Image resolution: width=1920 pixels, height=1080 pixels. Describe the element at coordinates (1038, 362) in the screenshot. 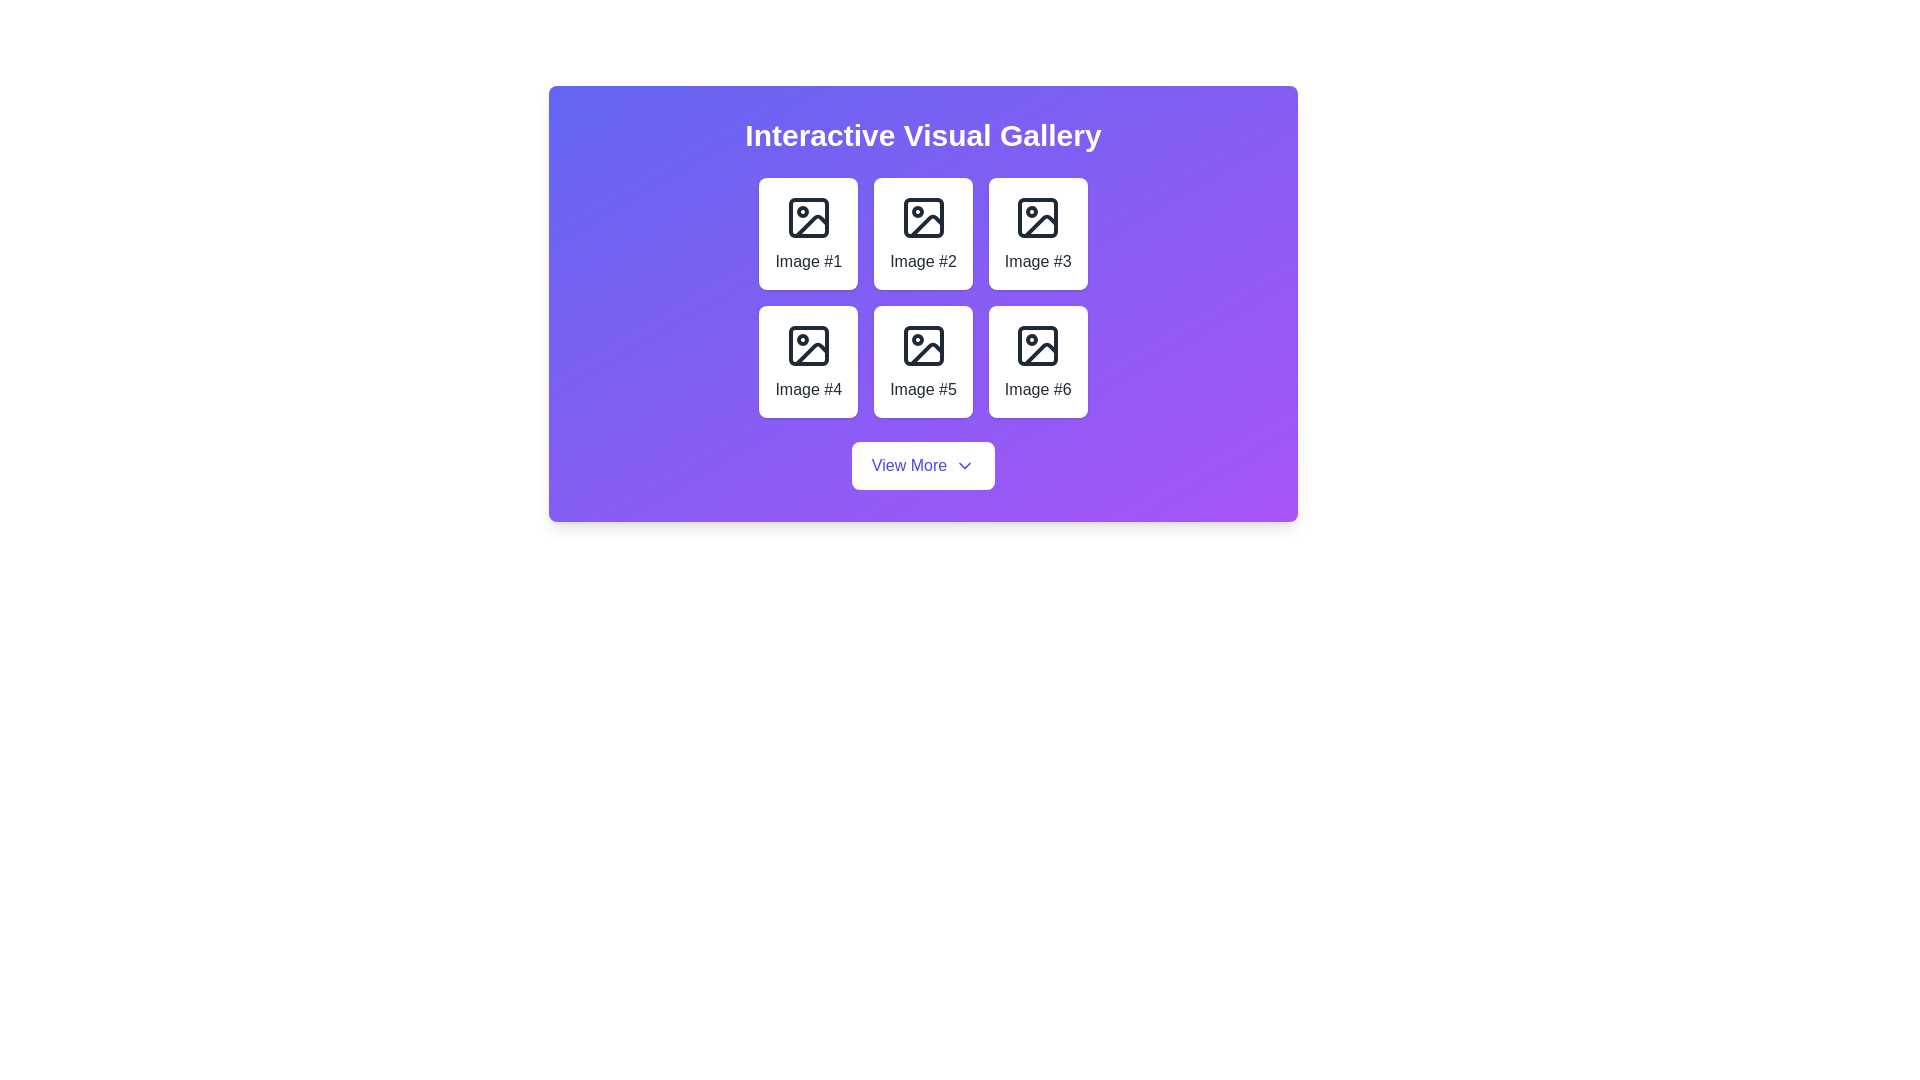

I see `the last Card element in the grid layout that represents 'Image #6'` at that location.